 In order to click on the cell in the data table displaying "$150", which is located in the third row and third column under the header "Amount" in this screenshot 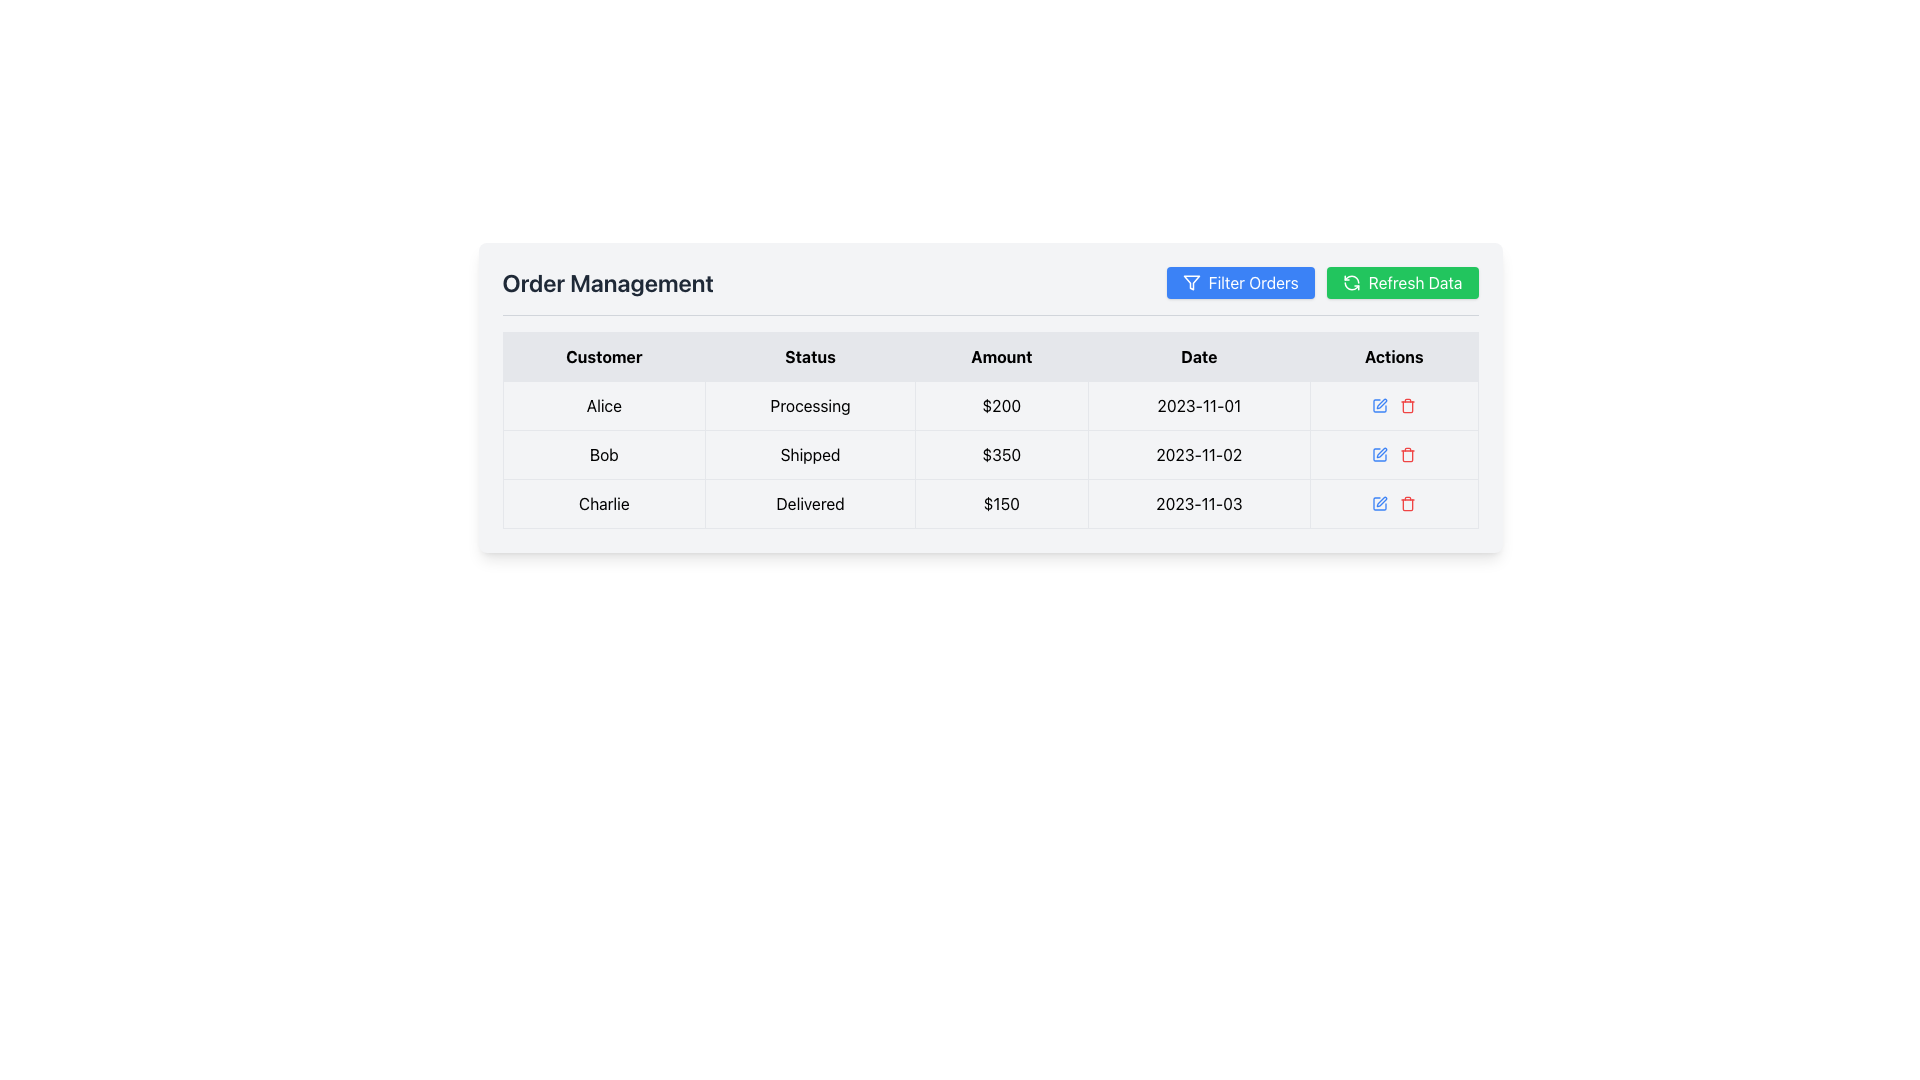, I will do `click(1001, 503)`.